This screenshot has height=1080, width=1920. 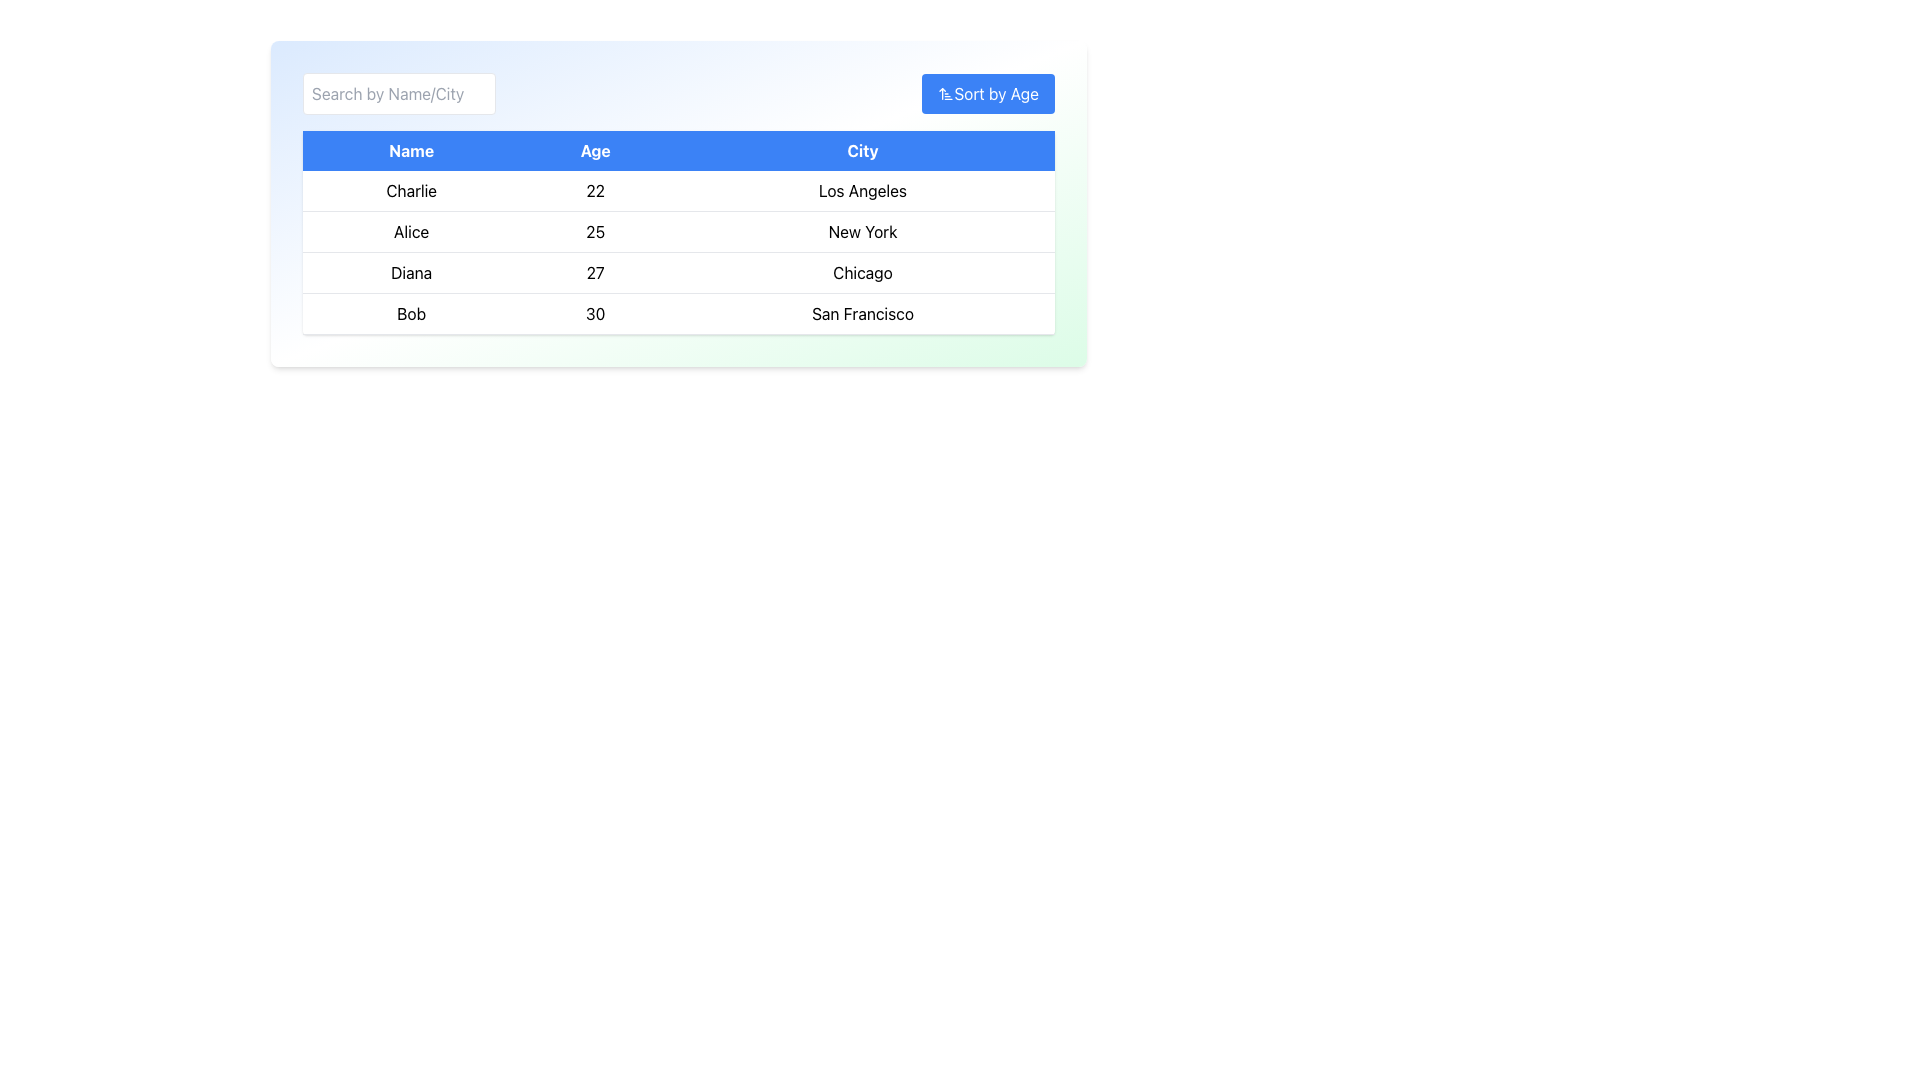 I want to click on the text label displaying 'Los Angeles', which is part of the tabular row for 'Charlie', under the 'City' column header, so click(x=863, y=191).